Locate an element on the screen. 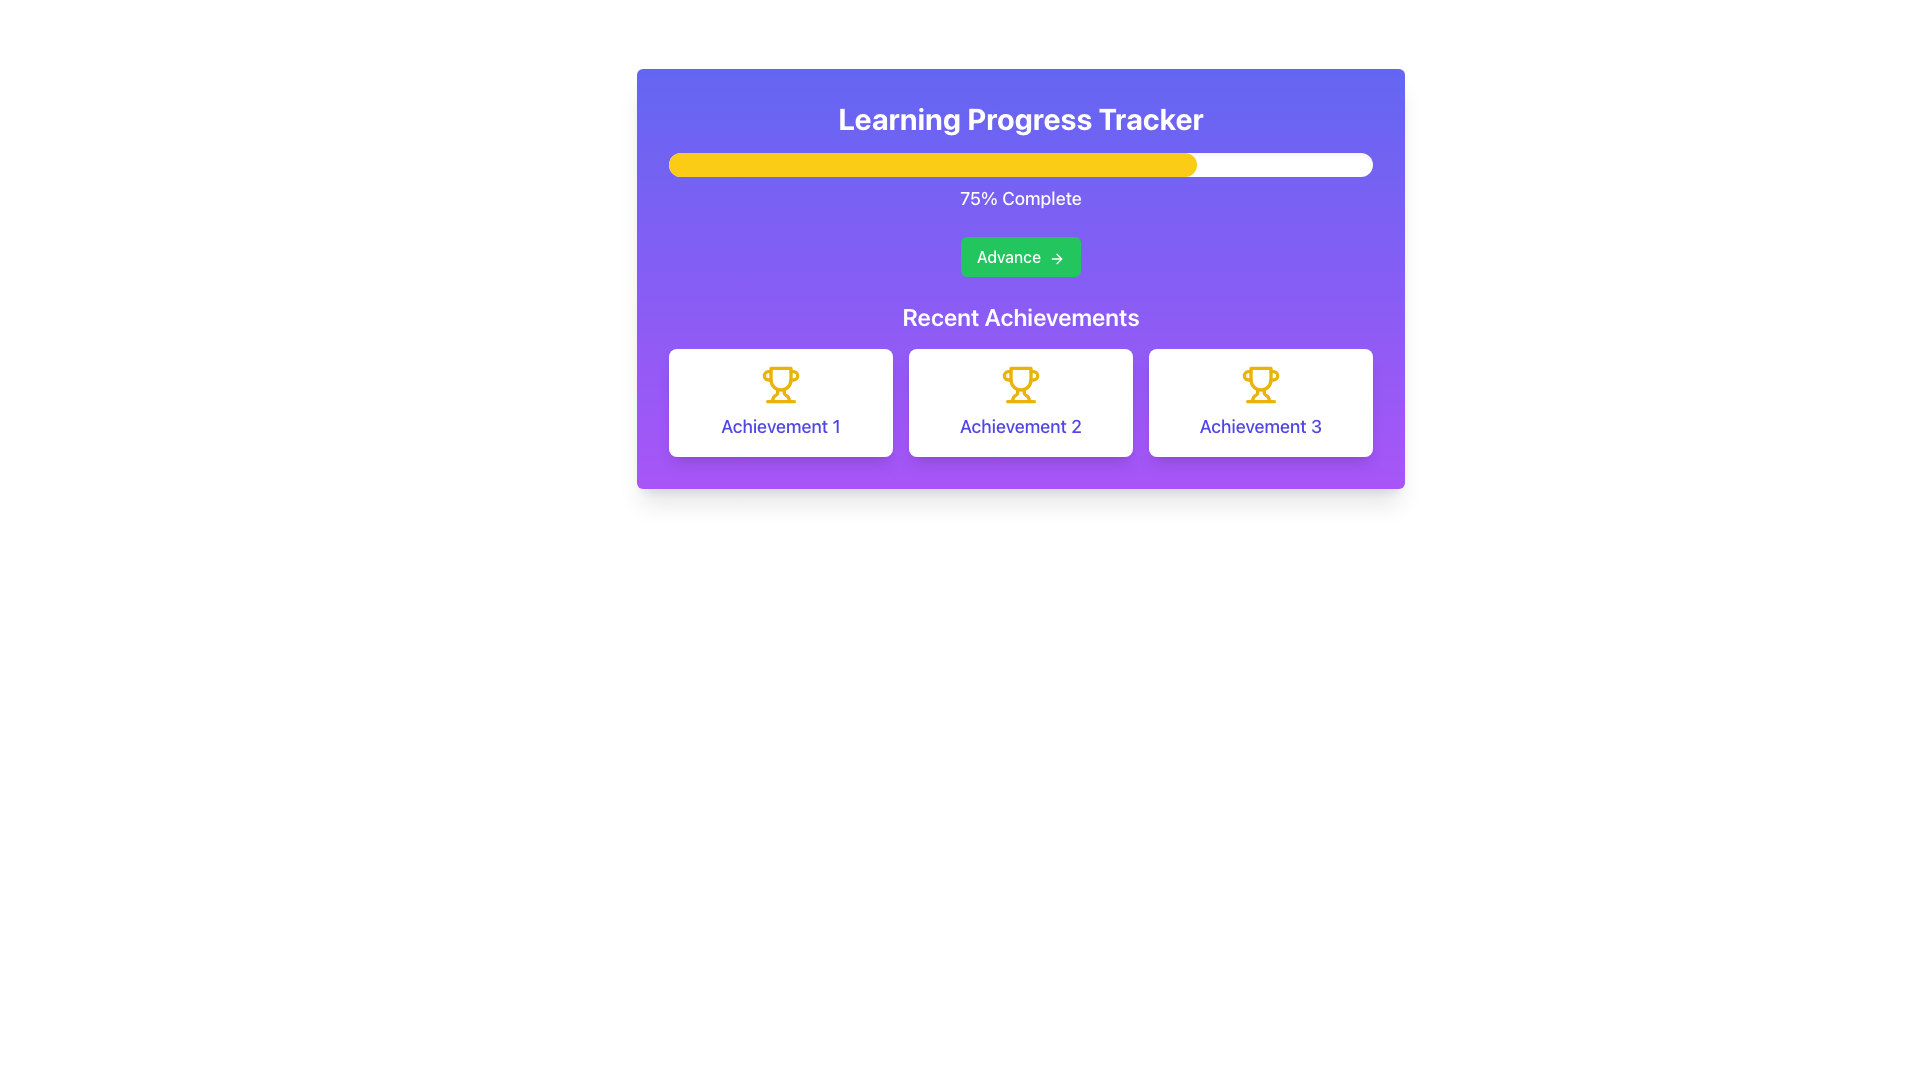 The height and width of the screenshot is (1080, 1920). the achievement icon indicating 'Achievement 3', located within the third box of the achievement icons is located at coordinates (1260, 385).